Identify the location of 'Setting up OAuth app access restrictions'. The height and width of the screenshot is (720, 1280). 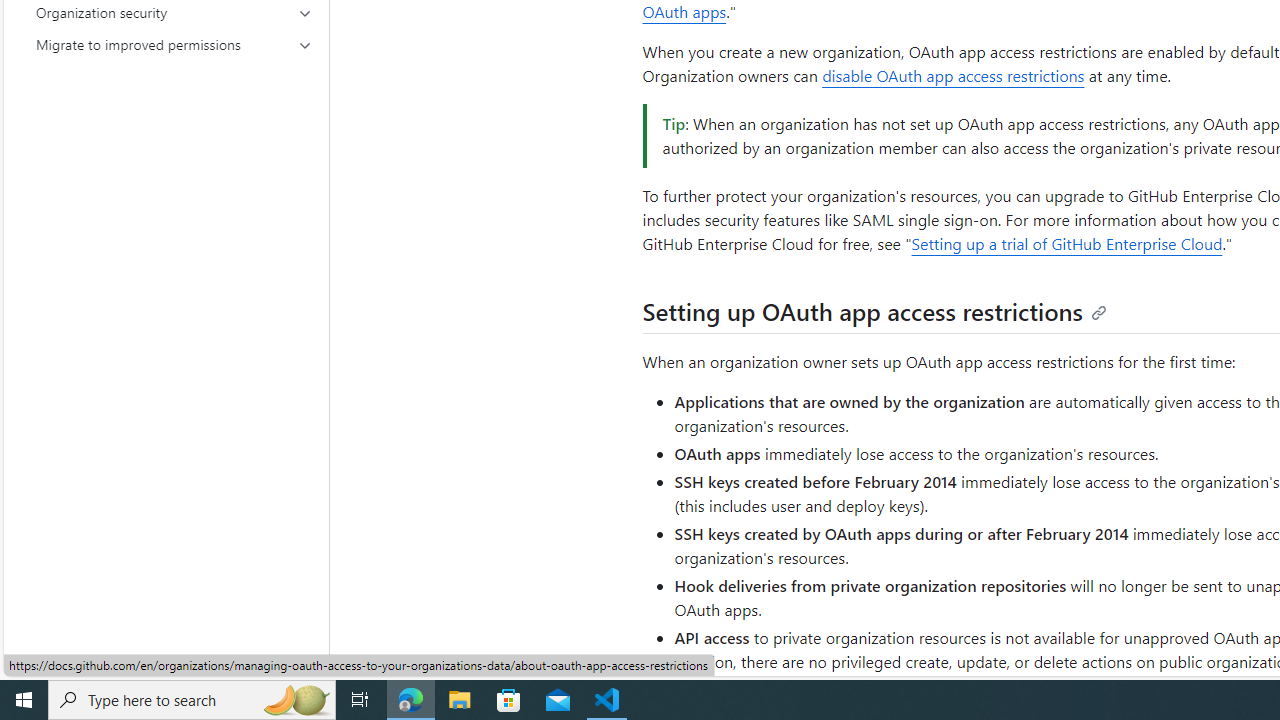
(874, 311).